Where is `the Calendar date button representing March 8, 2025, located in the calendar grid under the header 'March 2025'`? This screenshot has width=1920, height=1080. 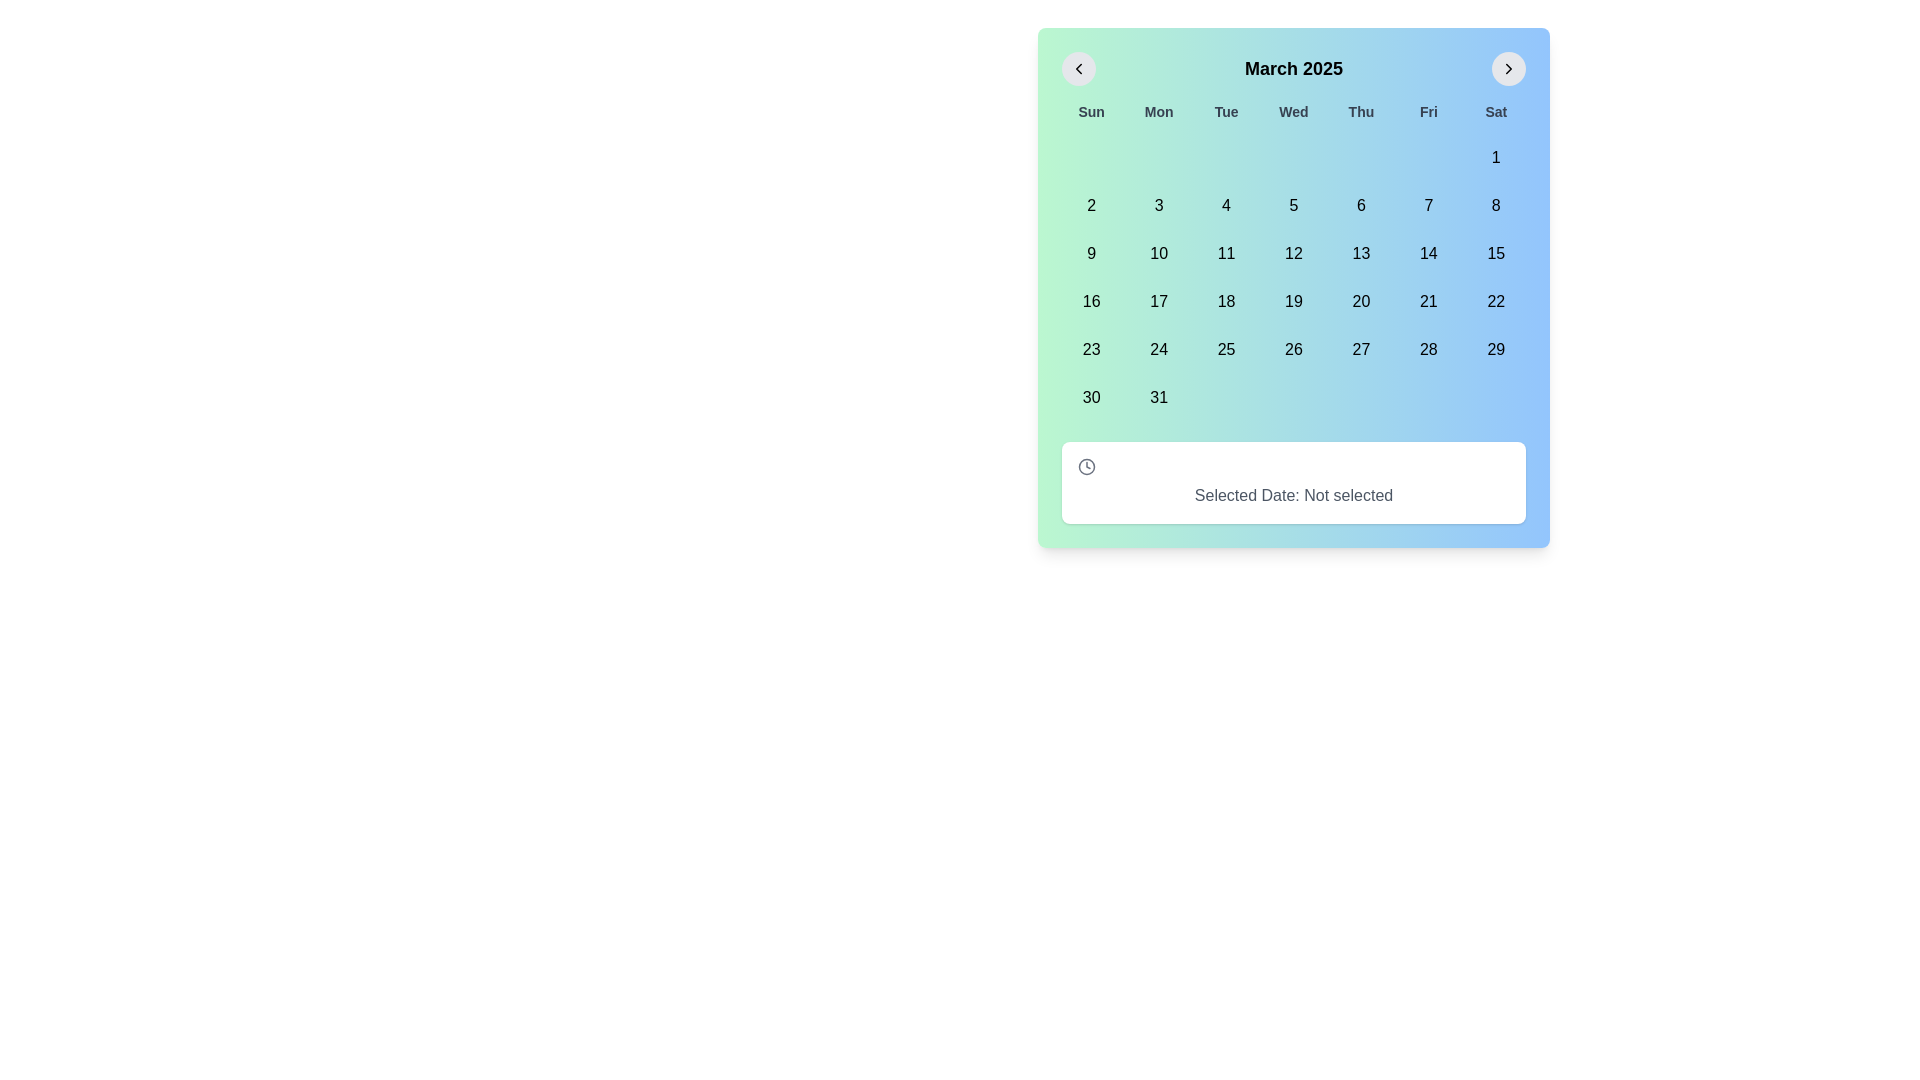 the Calendar date button representing March 8, 2025, located in the calendar grid under the header 'March 2025' is located at coordinates (1496, 205).